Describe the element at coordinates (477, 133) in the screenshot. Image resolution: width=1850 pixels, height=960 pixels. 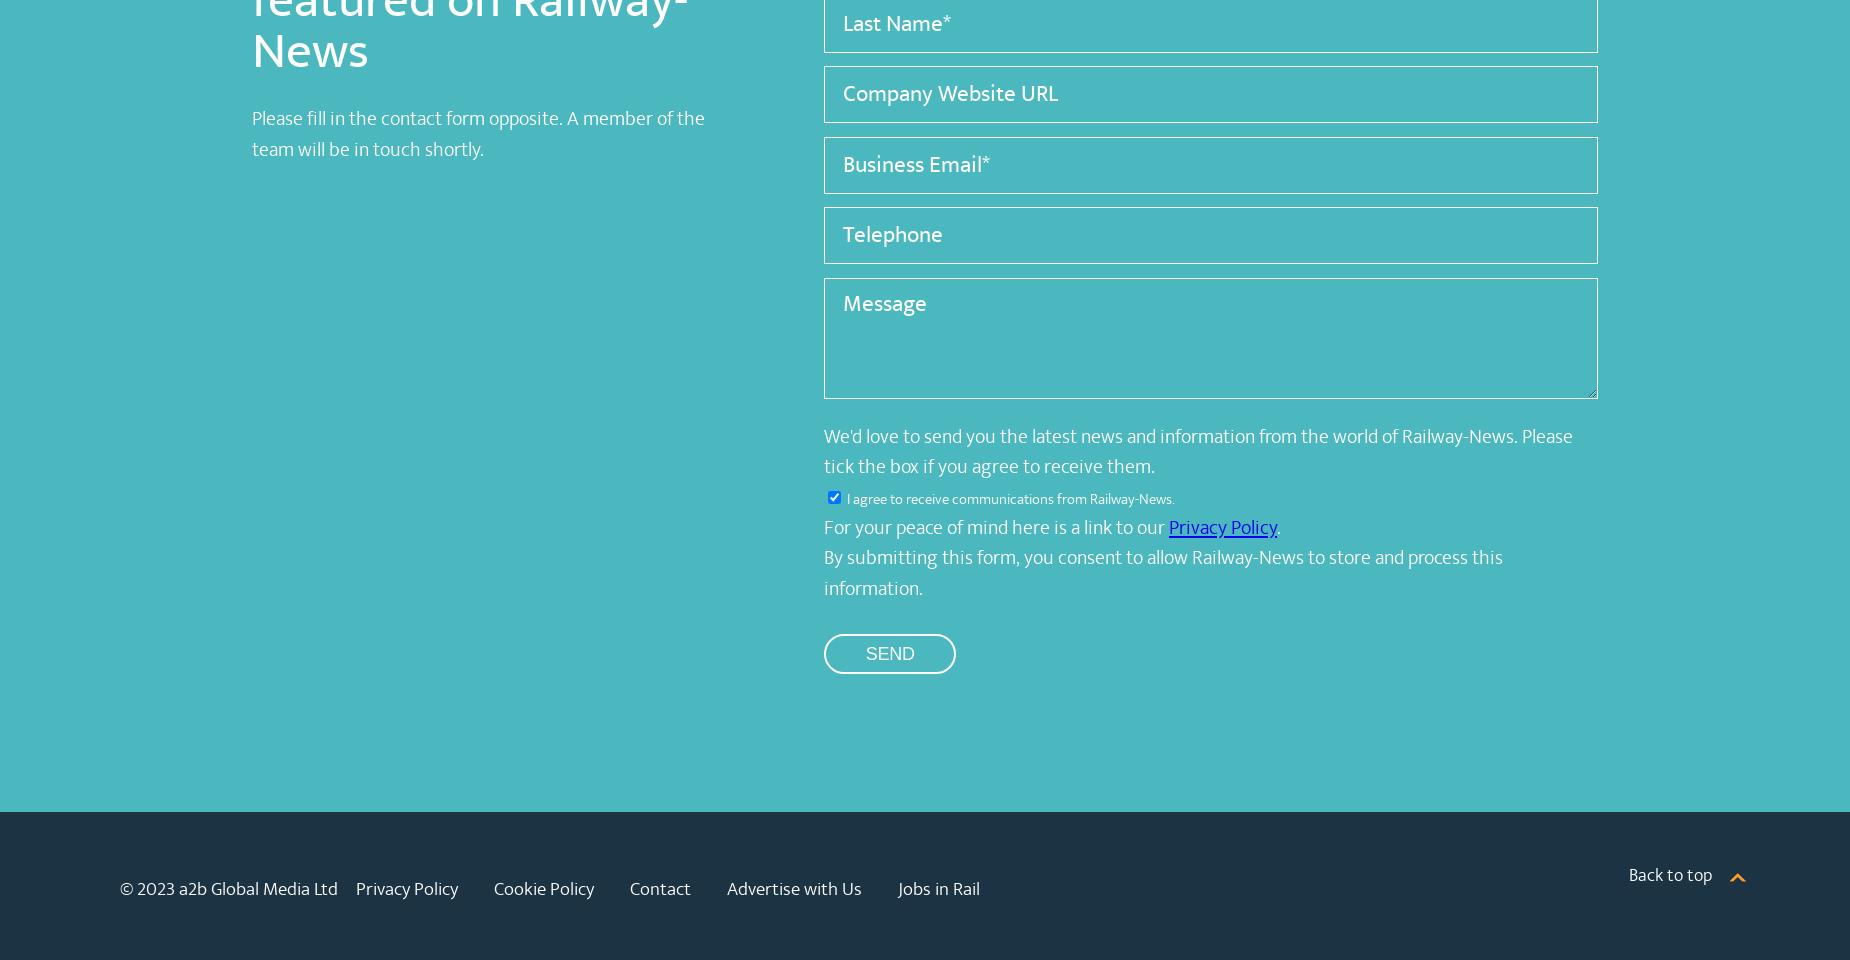
I see `'Please fill in the contact form opposite. A member of the team will be in touch shortly.'` at that location.